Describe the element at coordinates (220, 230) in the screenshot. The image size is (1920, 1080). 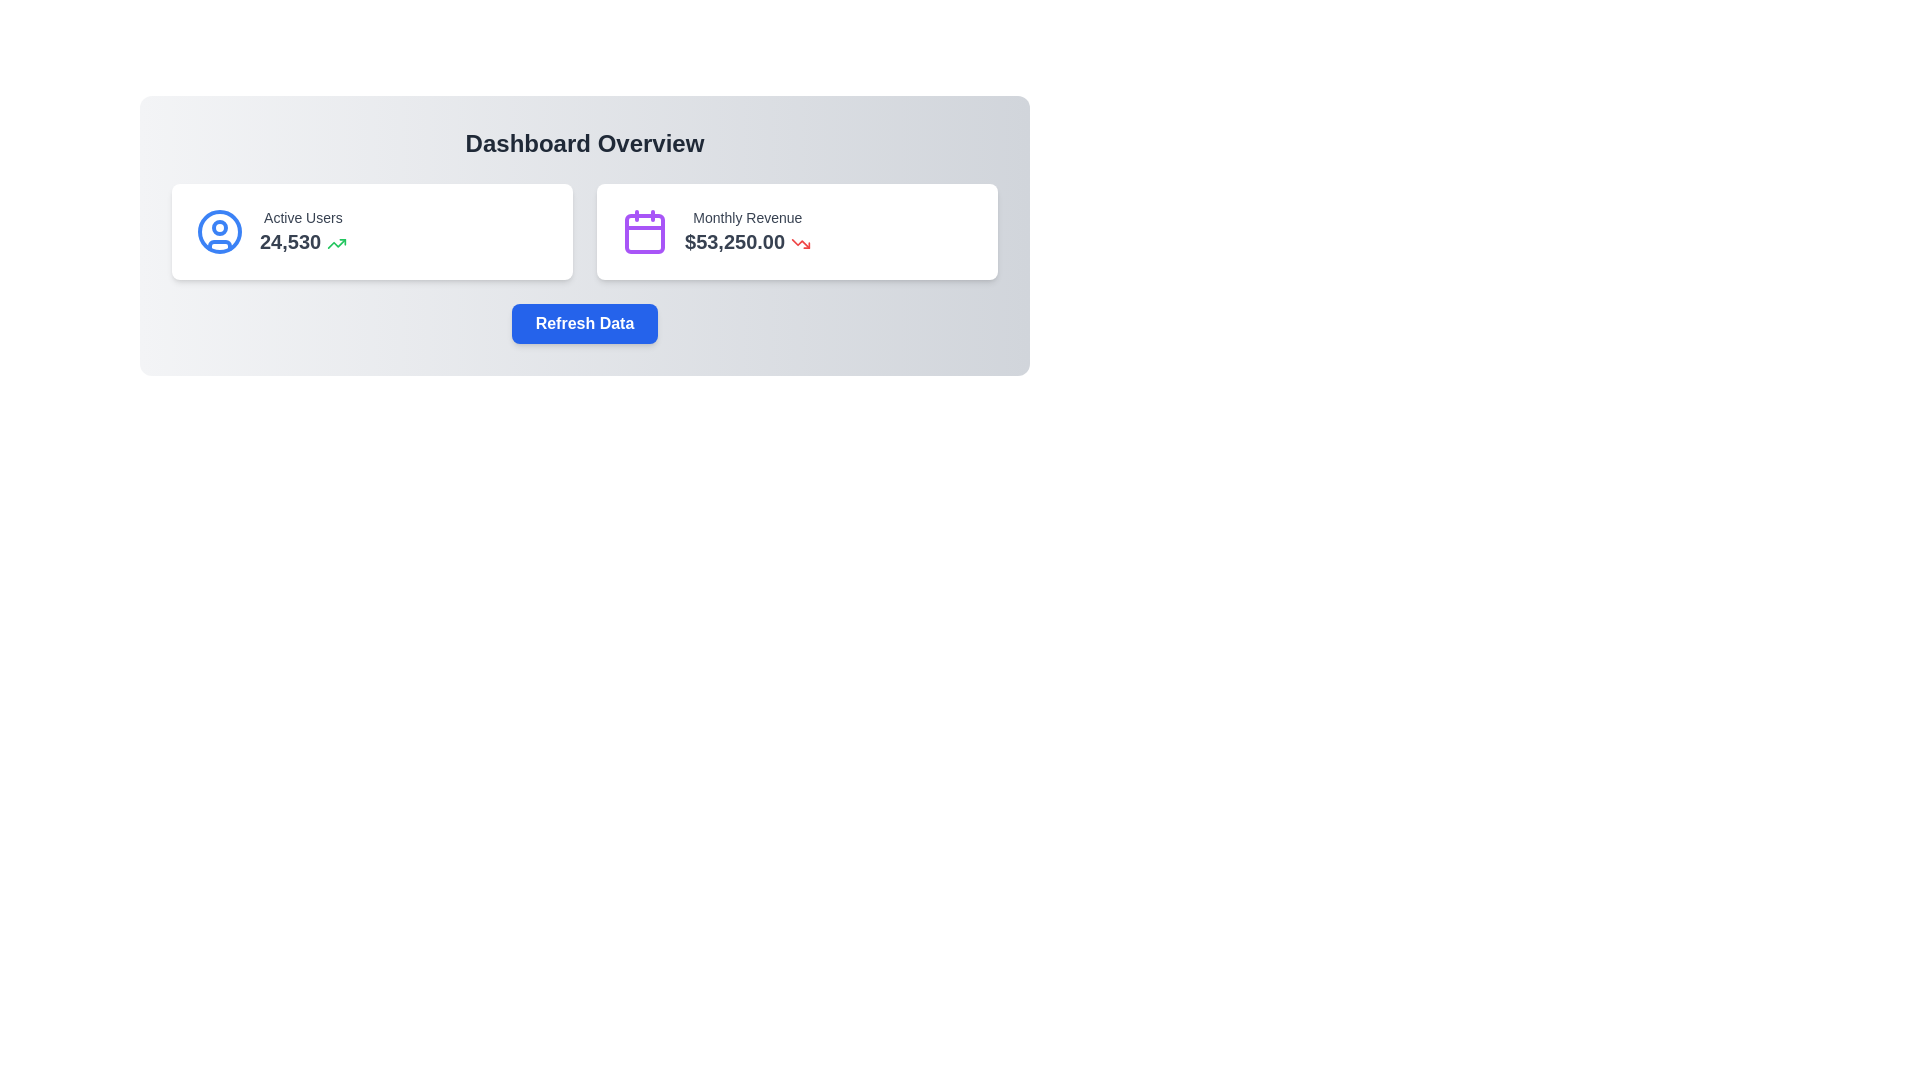
I see `properties of the user profile avatar represented as a circle within the SVG icon located at the top-left of the leftmost card in the dashboard's overview section, above the 'Active Users' label` at that location.